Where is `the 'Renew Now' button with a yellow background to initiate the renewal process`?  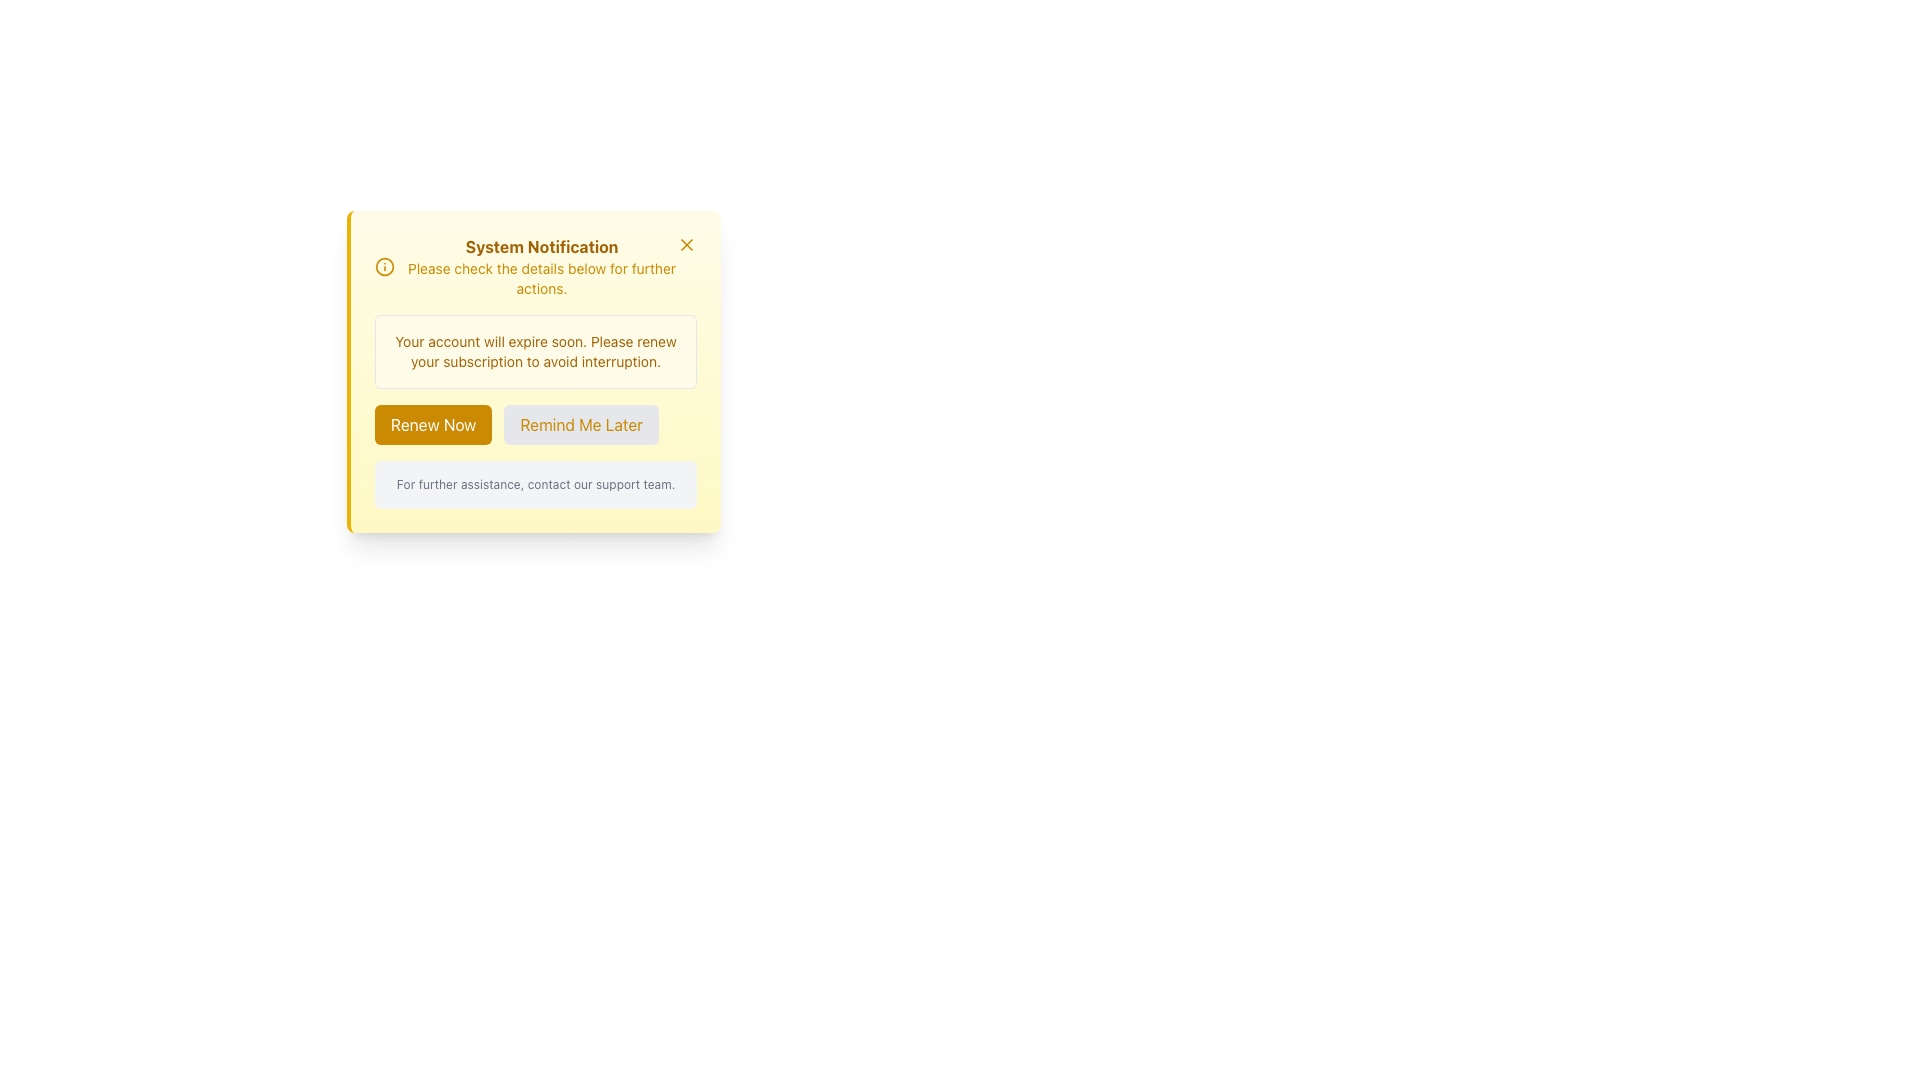
the 'Renew Now' button with a yellow background to initiate the renewal process is located at coordinates (432, 423).